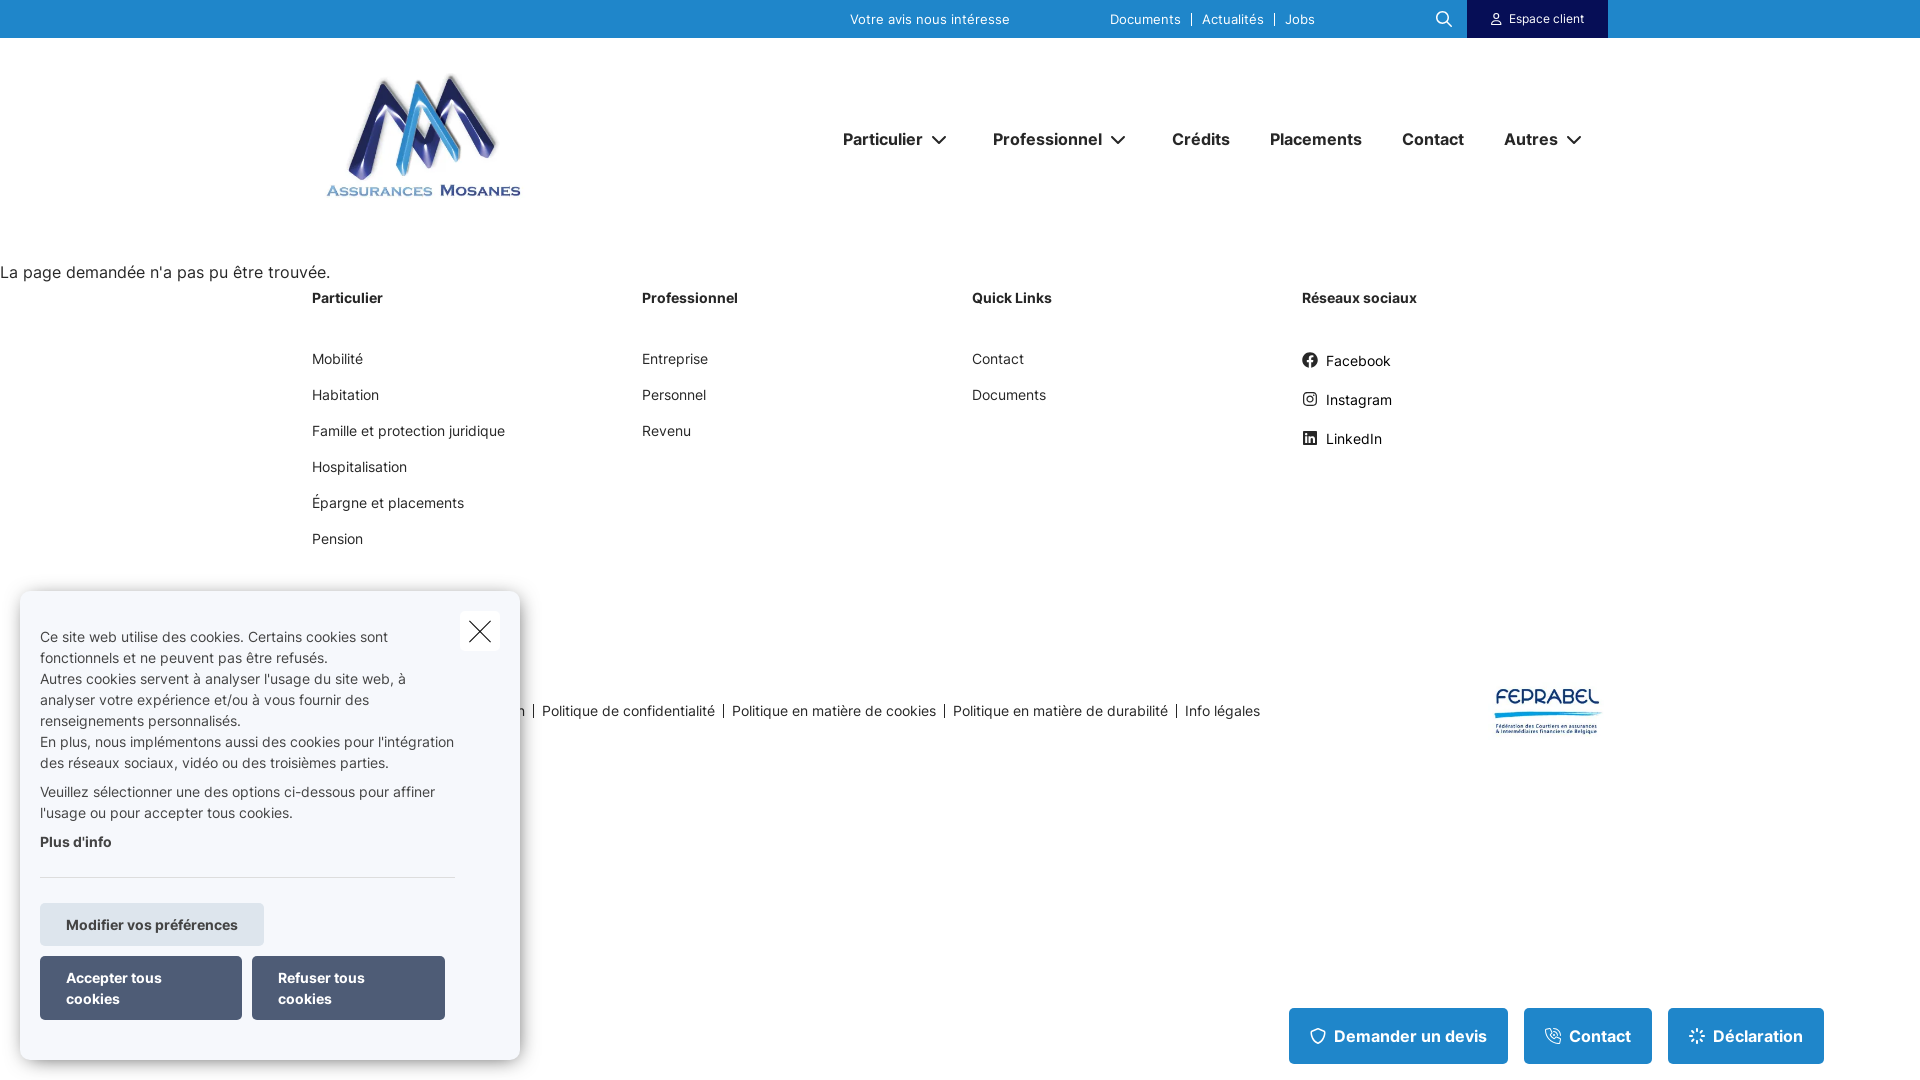 The image size is (1920, 1080). I want to click on 'Documents', so click(1145, 18).